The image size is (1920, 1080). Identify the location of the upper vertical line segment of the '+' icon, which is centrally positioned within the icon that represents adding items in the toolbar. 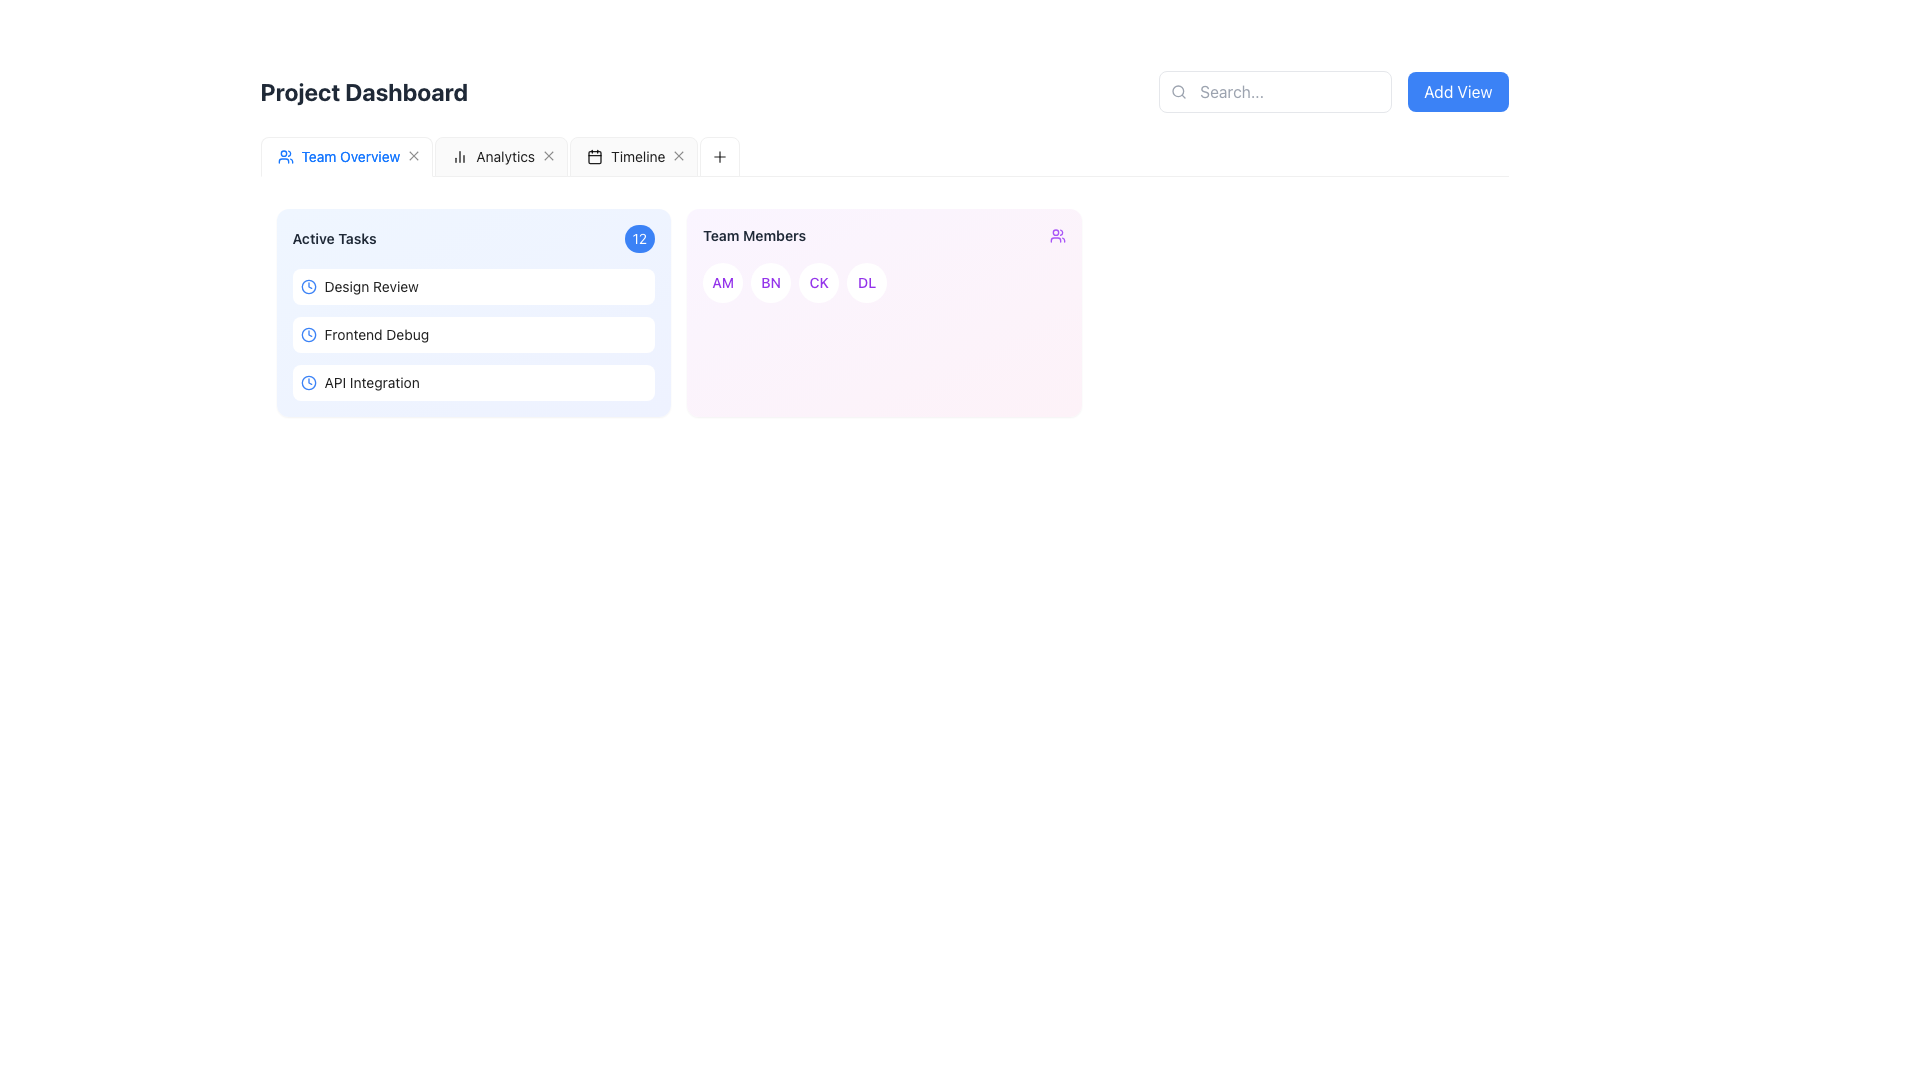
(281, 155).